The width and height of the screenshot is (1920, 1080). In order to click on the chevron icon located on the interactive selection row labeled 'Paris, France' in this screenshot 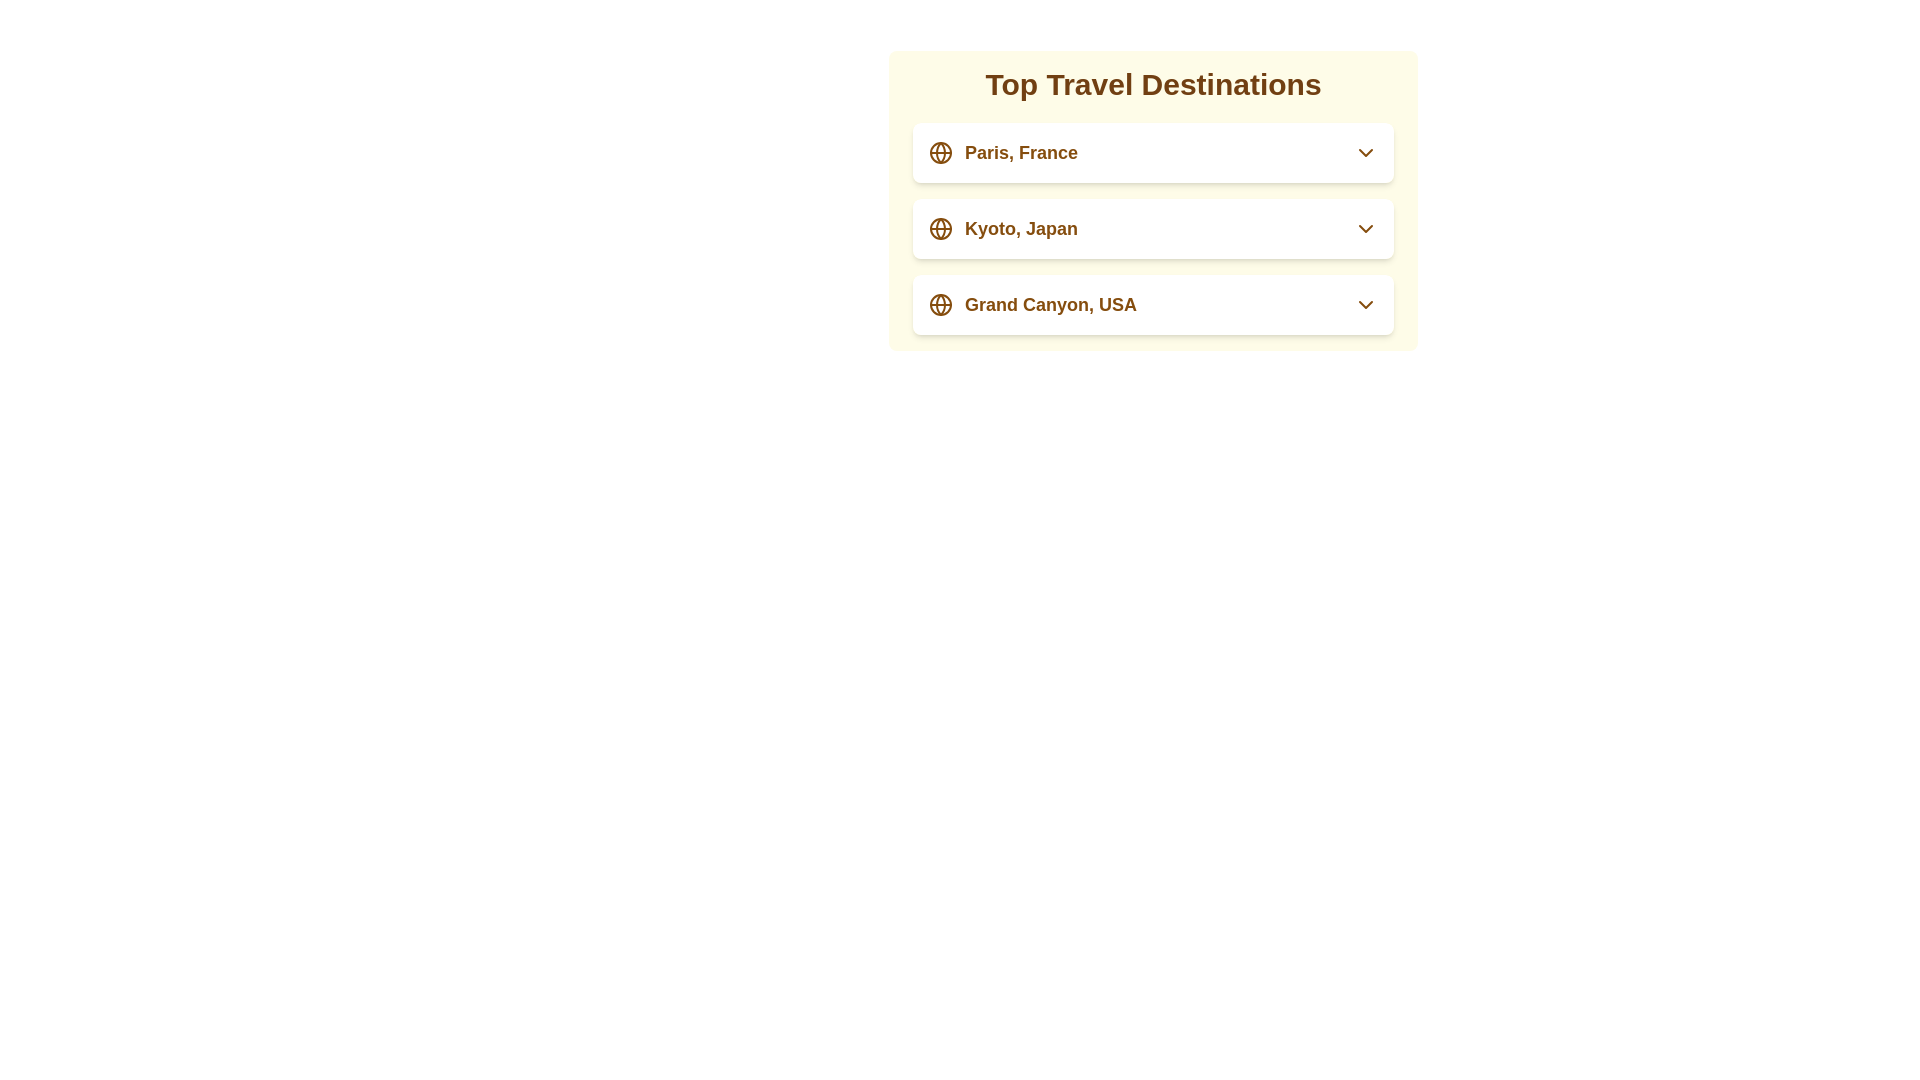, I will do `click(1365, 152)`.